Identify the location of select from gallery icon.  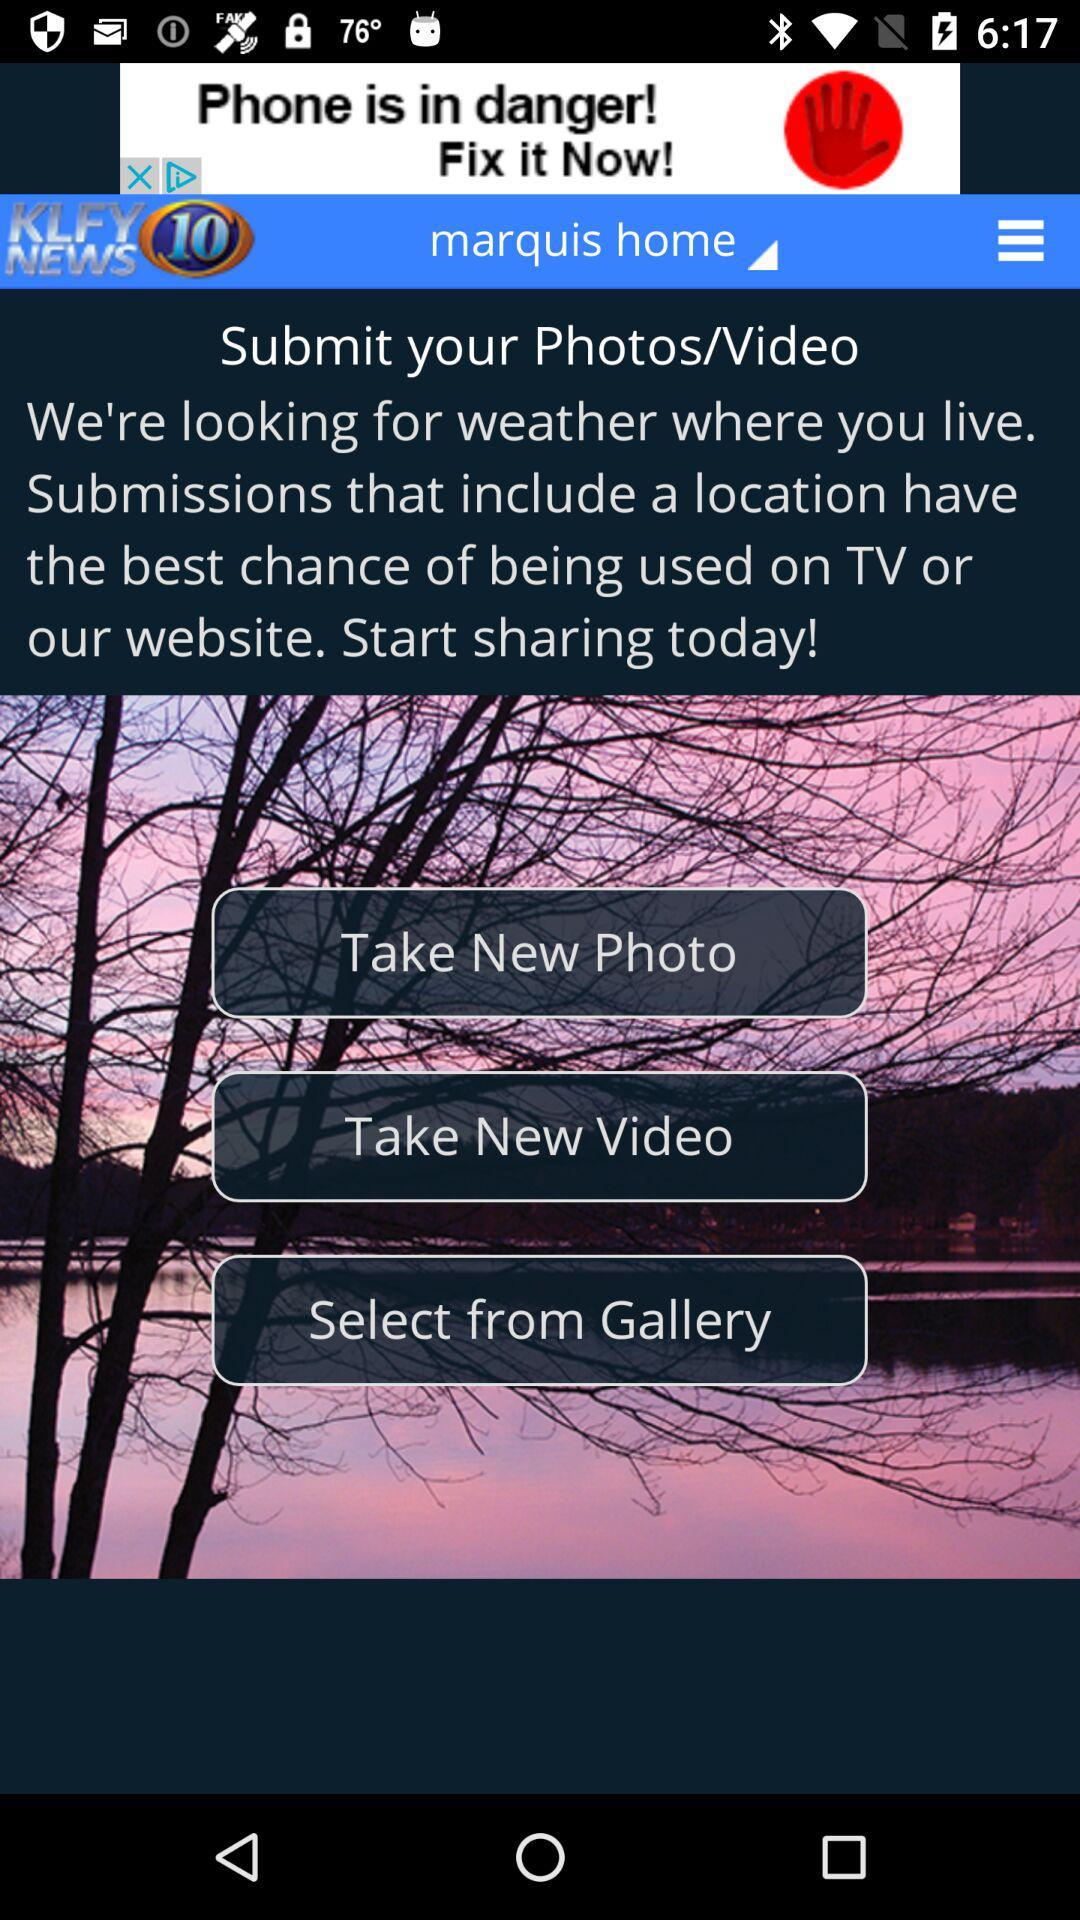
(538, 1320).